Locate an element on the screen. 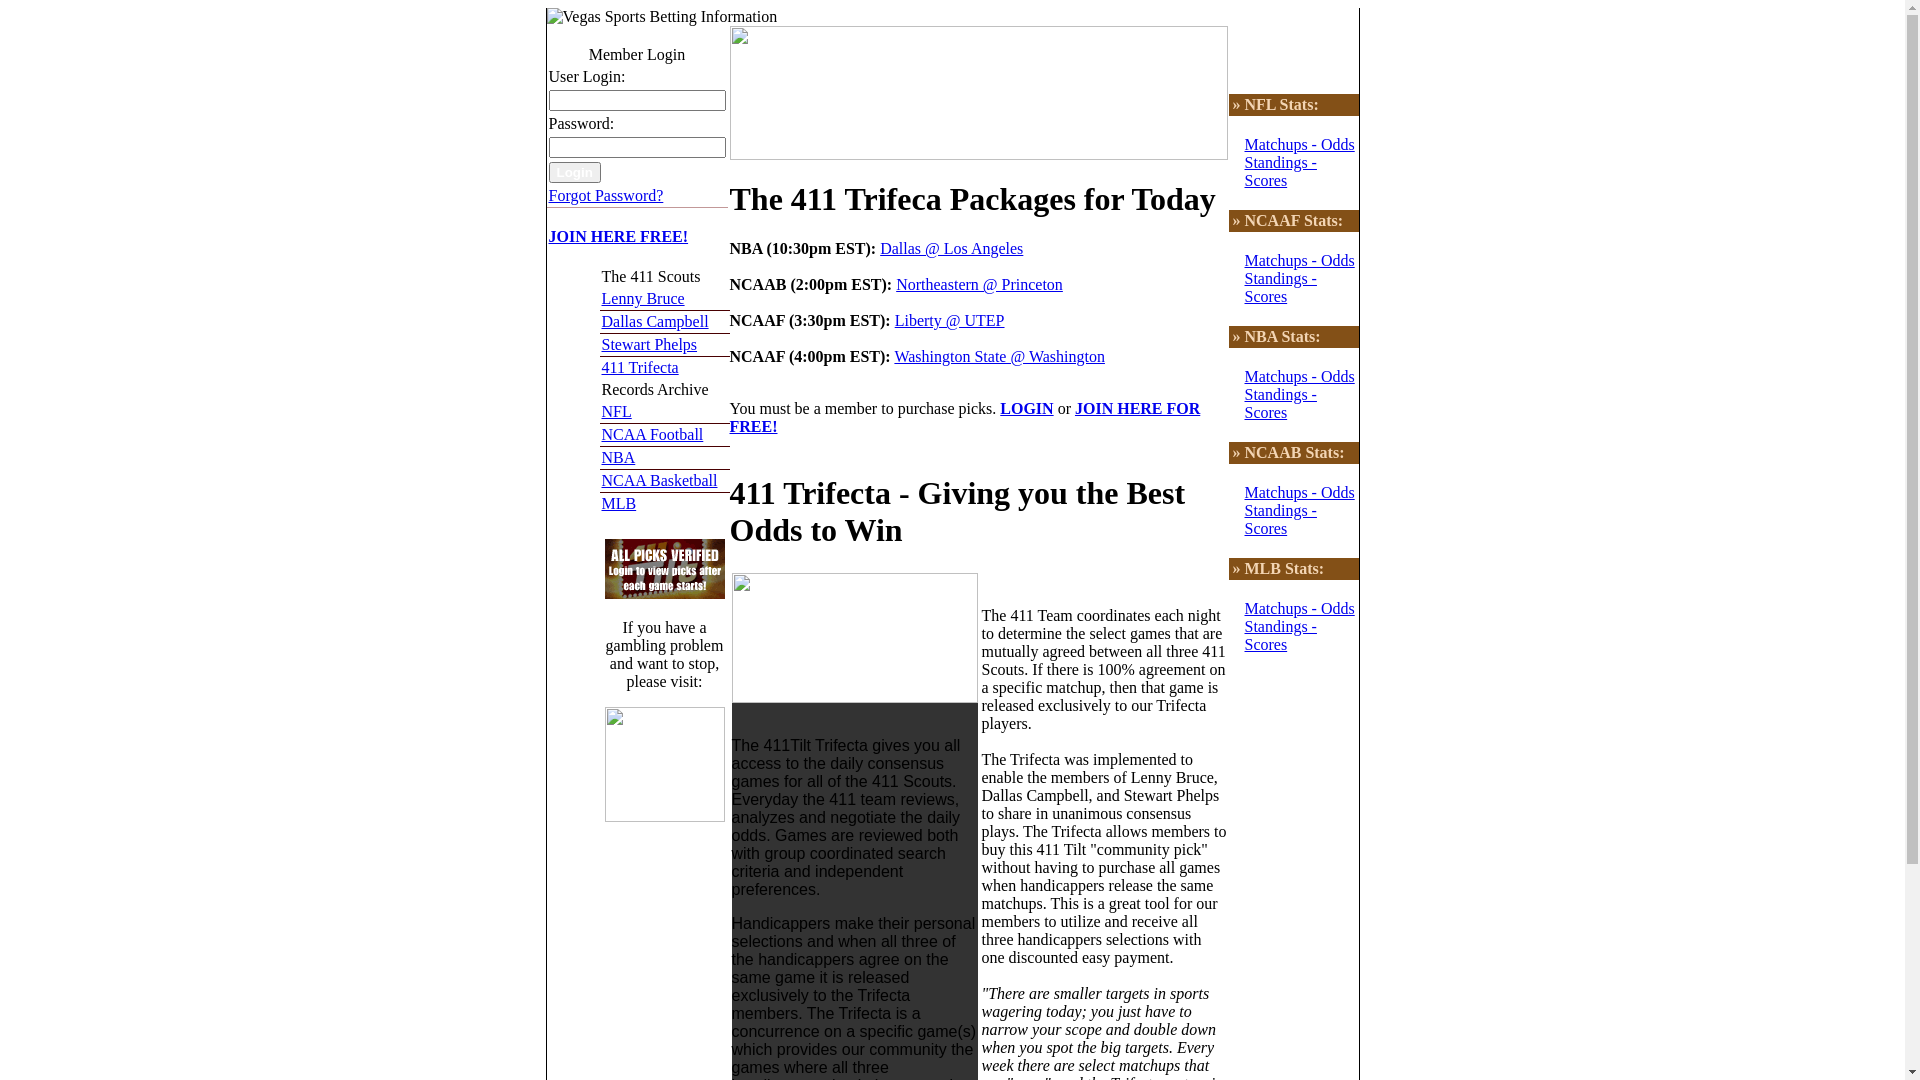 This screenshot has height=1080, width=1920. 'LOGIN' is located at coordinates (999, 407).